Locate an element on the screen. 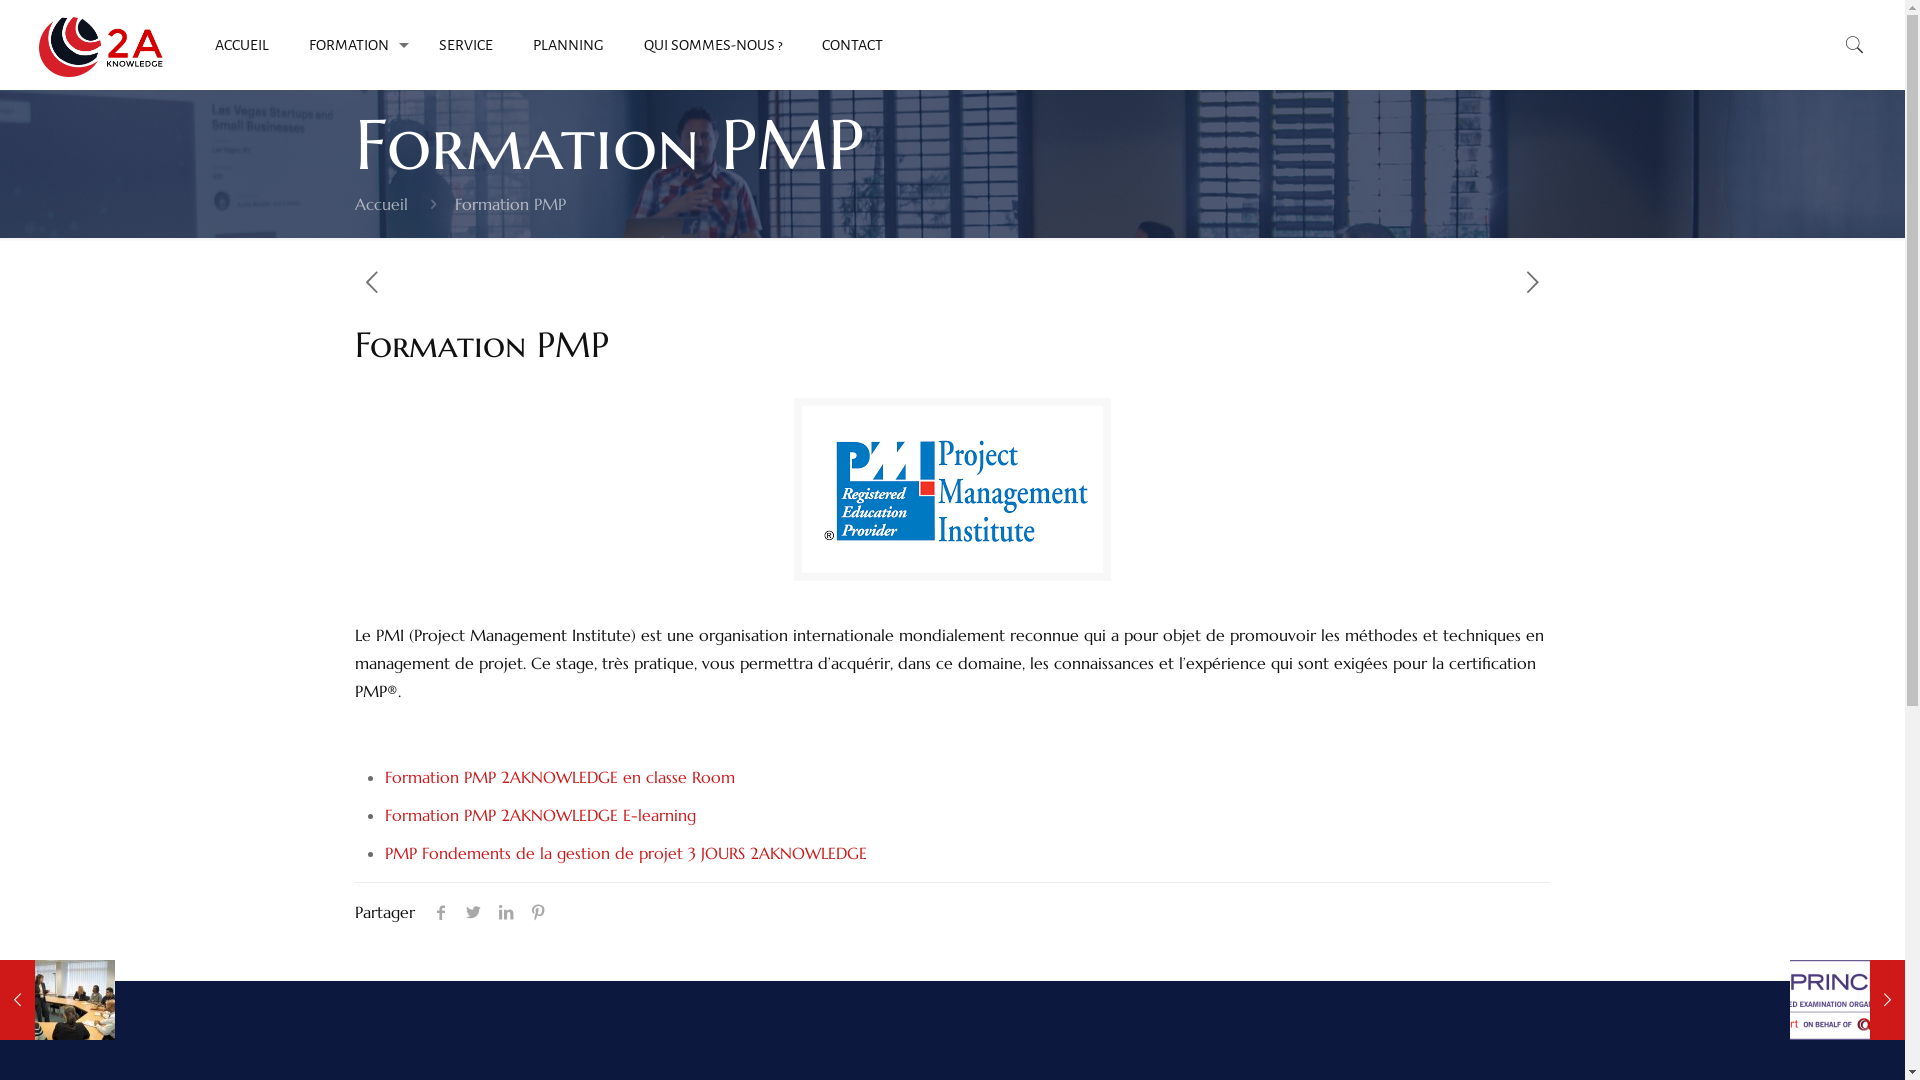 Image resolution: width=1920 pixels, height=1080 pixels. 'Accueil' is located at coordinates (381, 204).